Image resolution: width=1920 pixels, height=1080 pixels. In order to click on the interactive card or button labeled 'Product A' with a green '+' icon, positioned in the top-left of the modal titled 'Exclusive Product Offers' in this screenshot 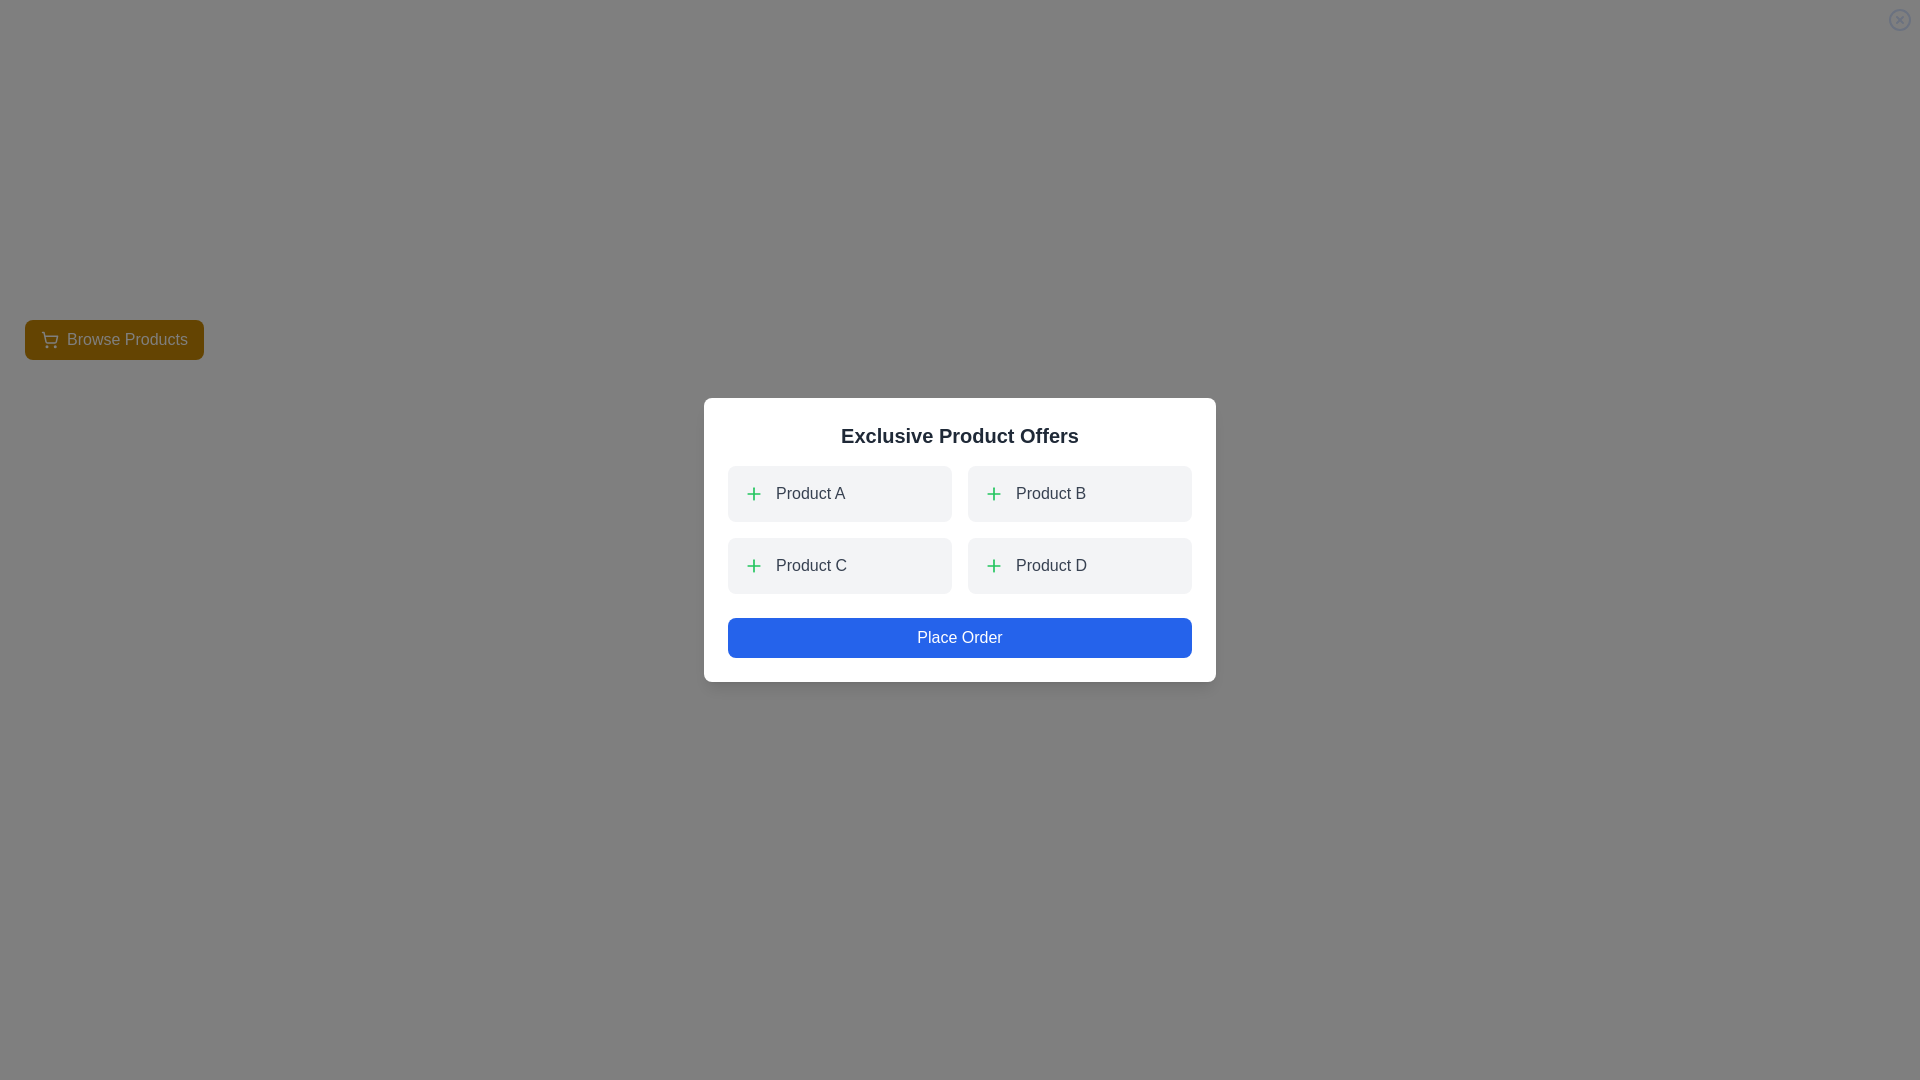, I will do `click(840, 493)`.